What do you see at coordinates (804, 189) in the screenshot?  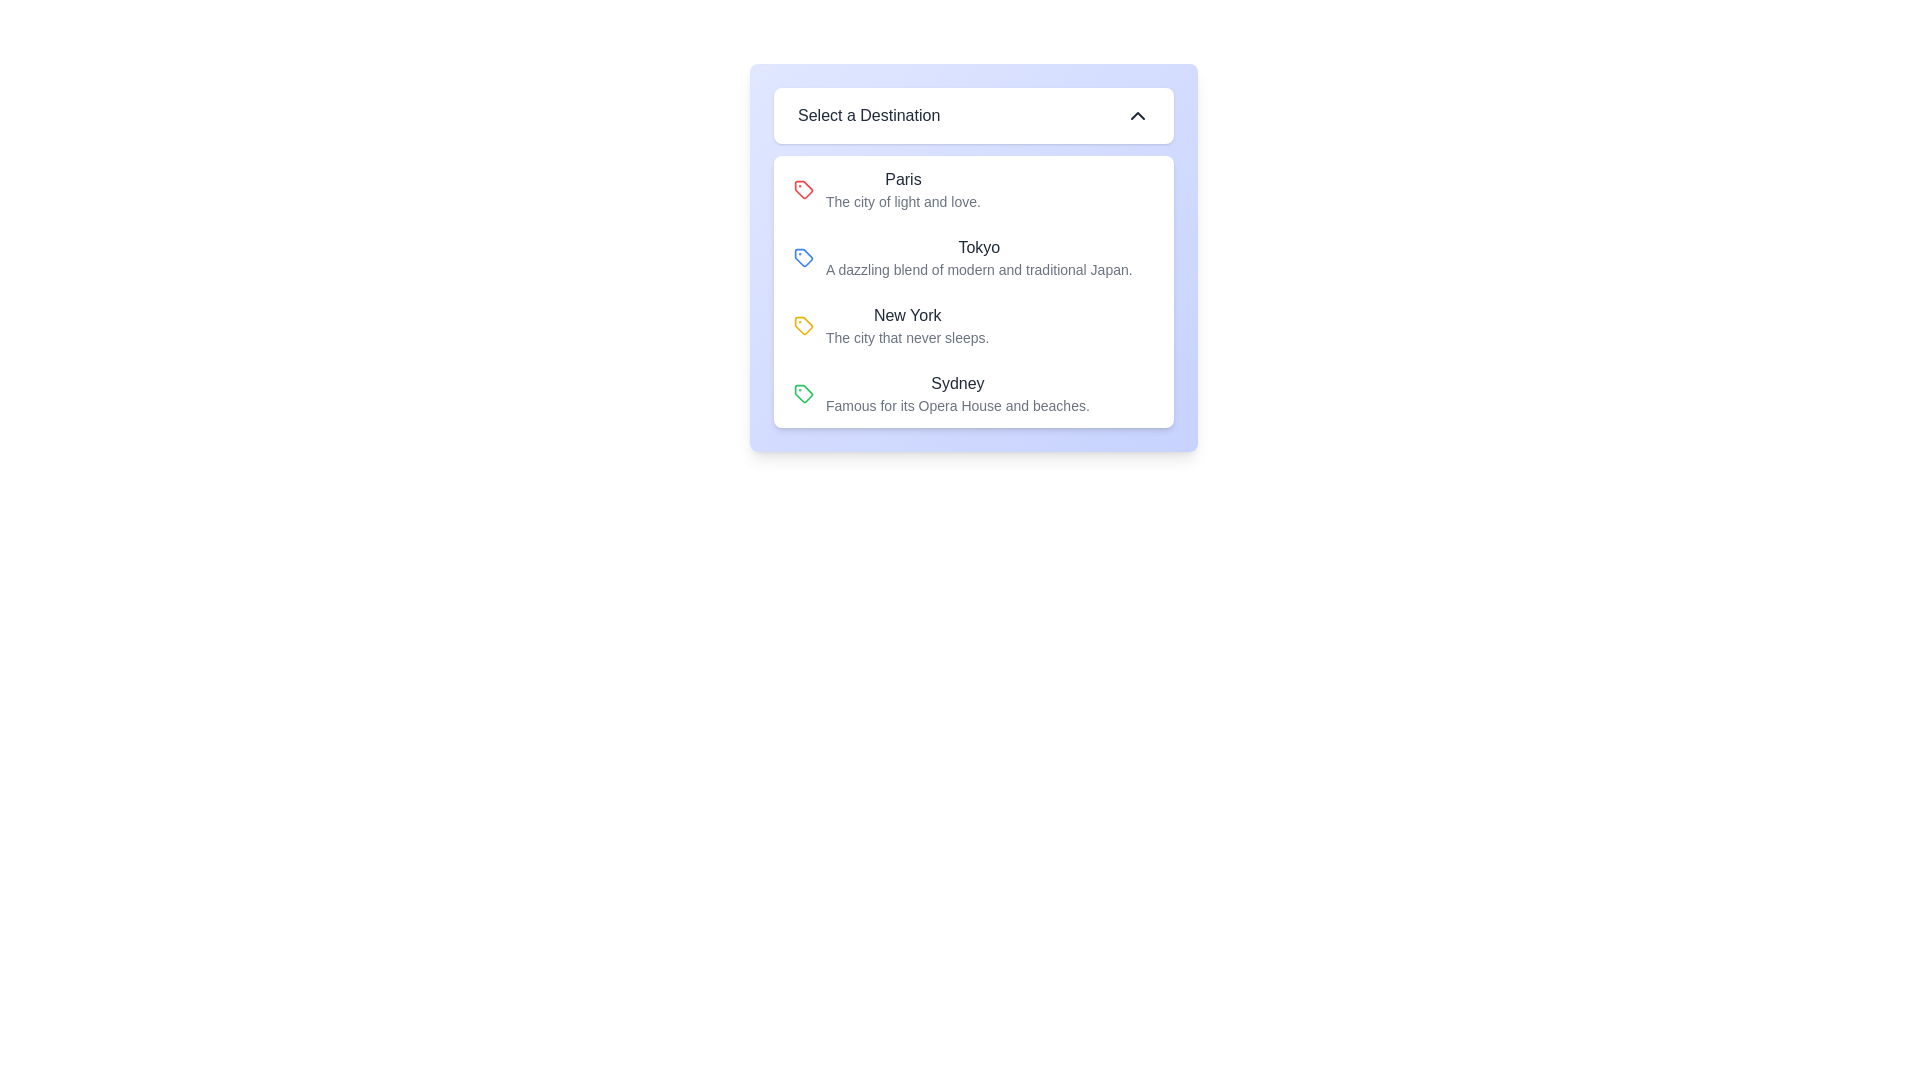 I see `the 'Paris' destination icon, which is a tag-like shape located below the 'Select a Destination' heading, and is the first graphical element next to the text 'Paris'` at bounding box center [804, 189].